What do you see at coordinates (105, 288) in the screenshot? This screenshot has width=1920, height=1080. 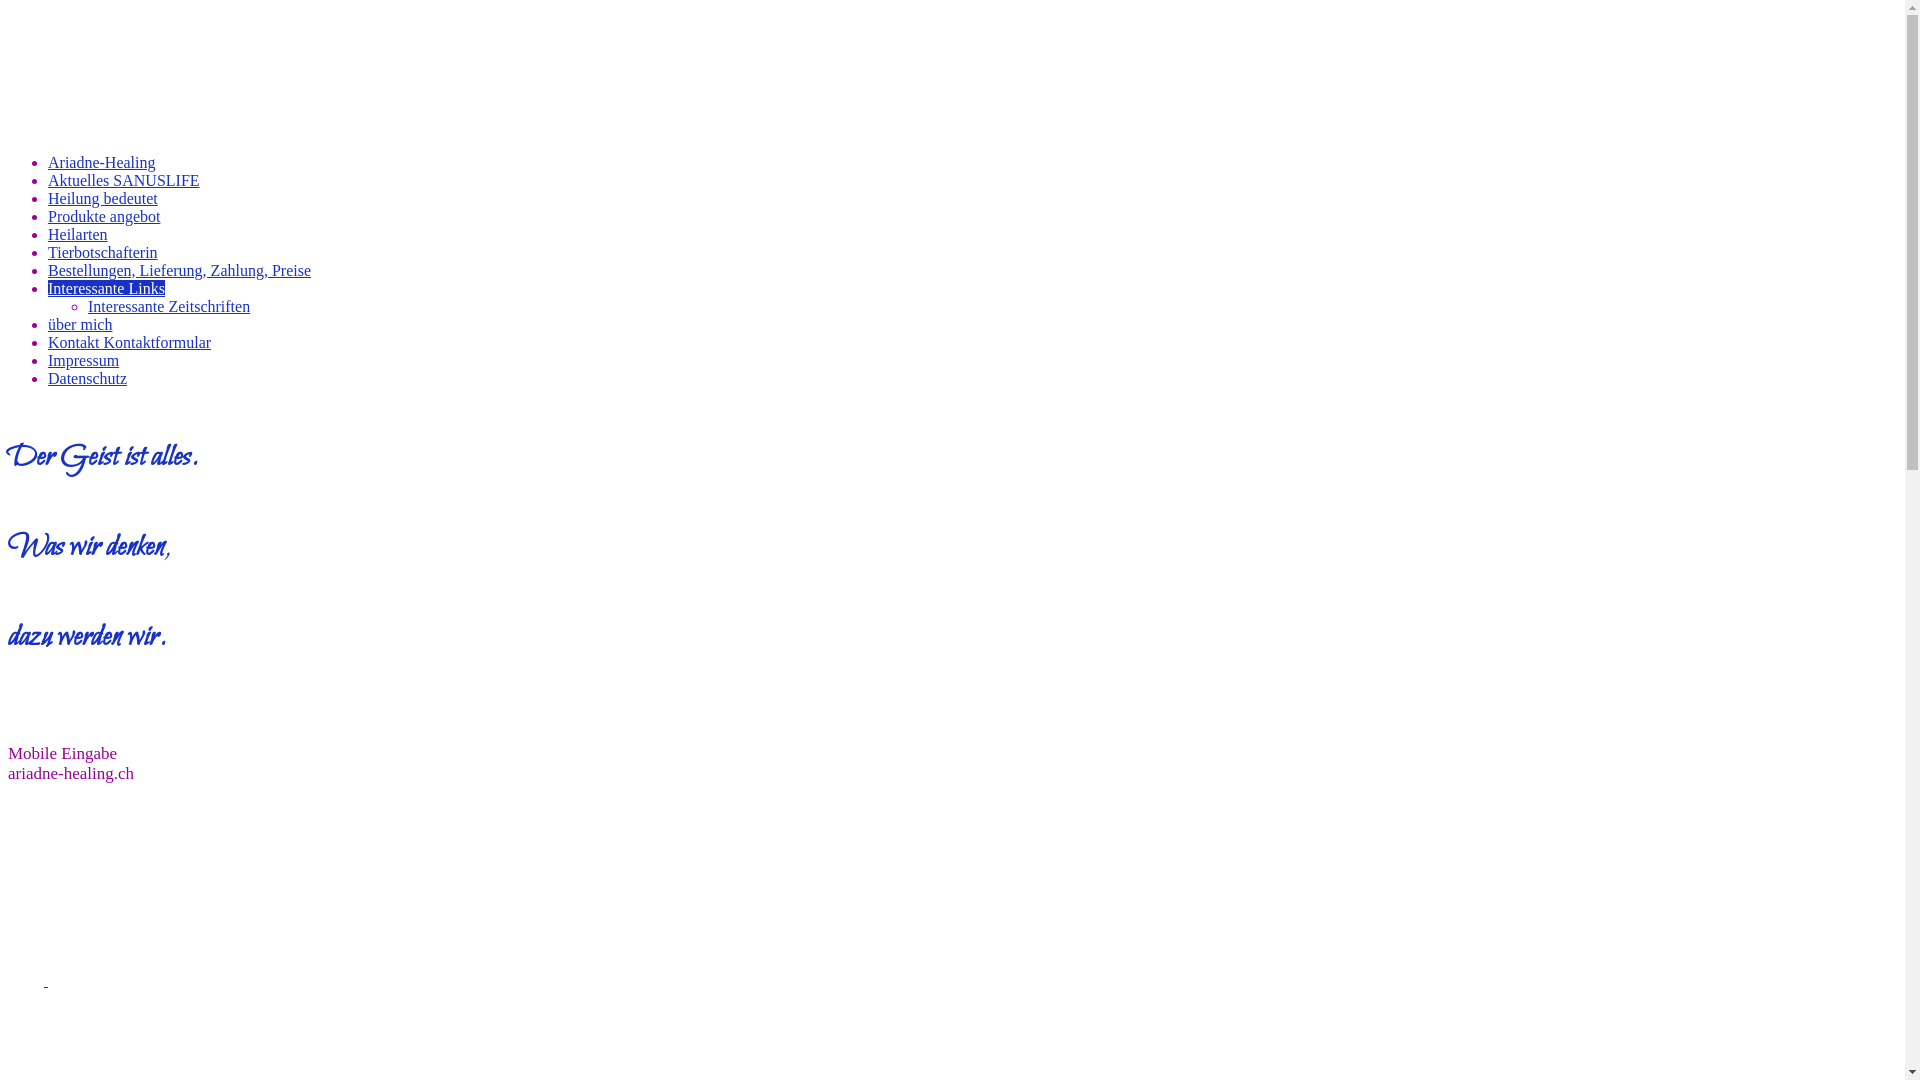 I see `'Interessante Links'` at bounding box center [105, 288].